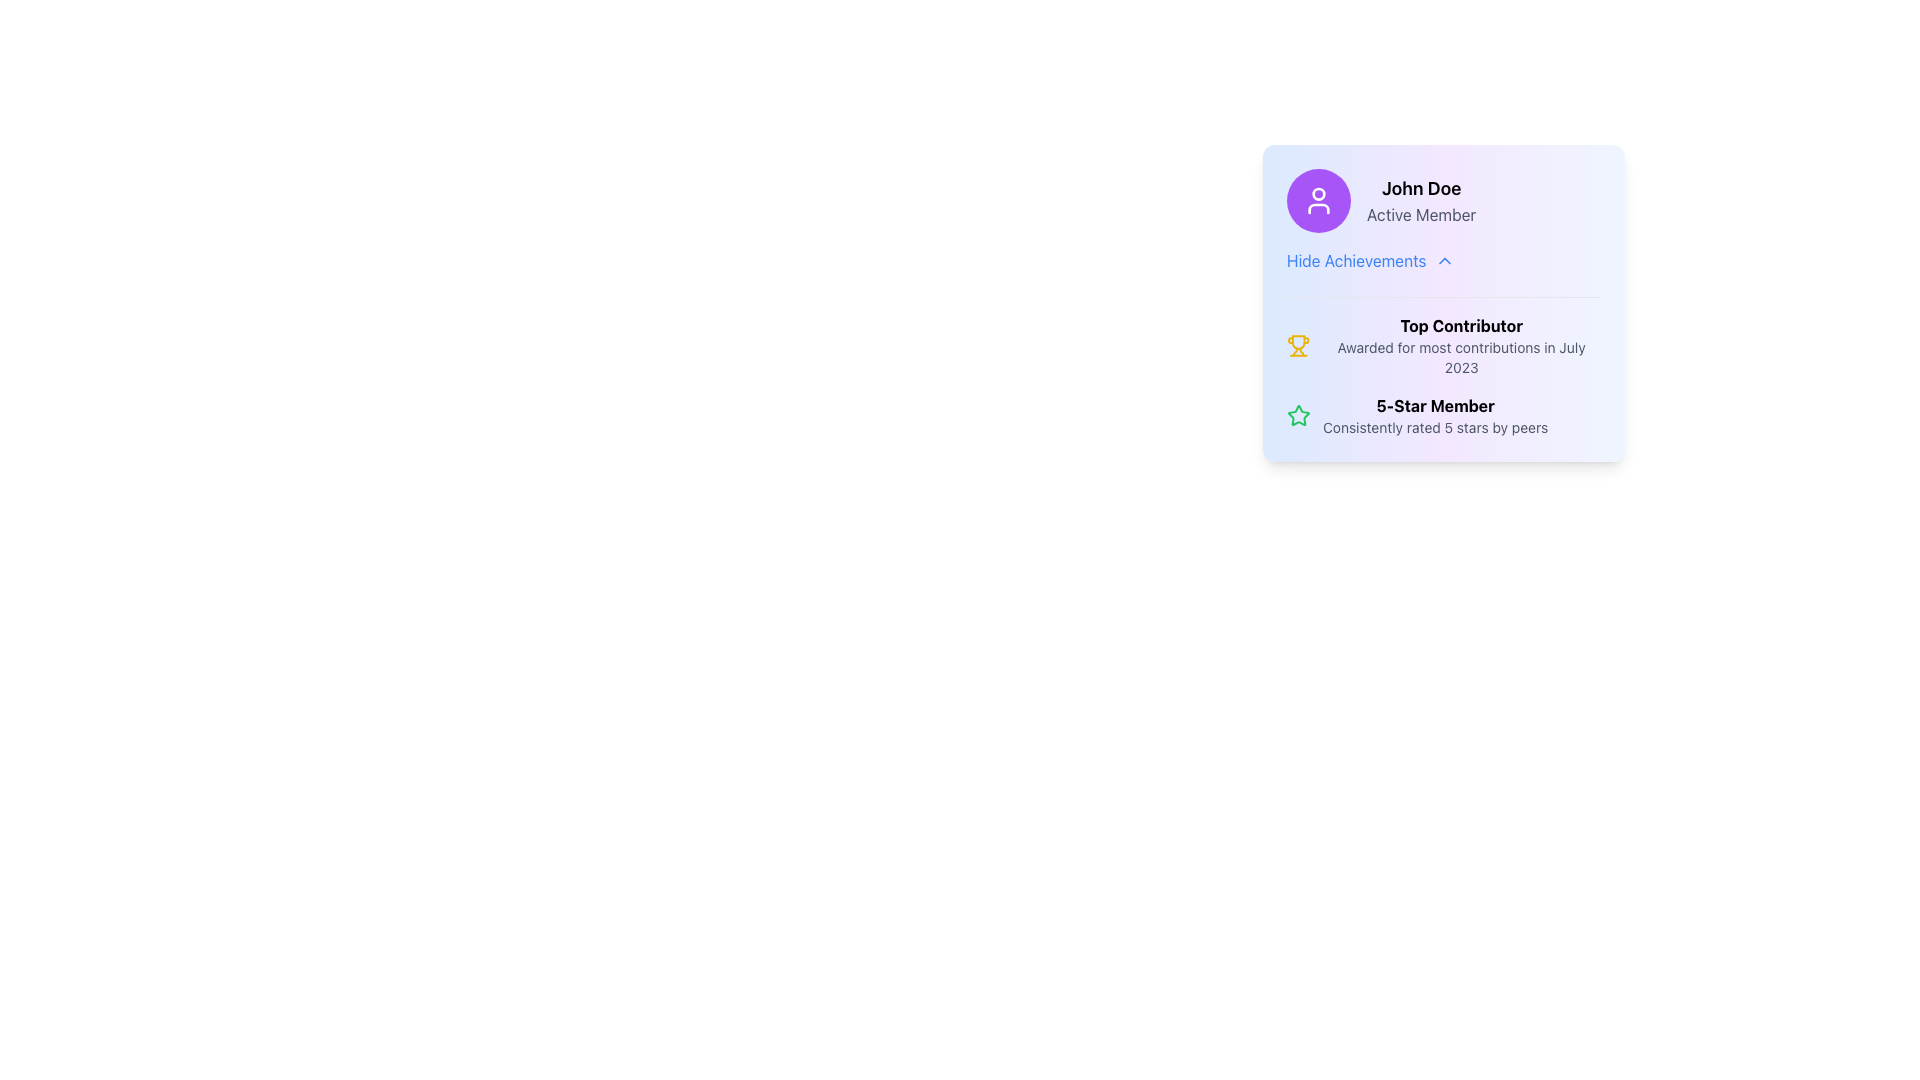 The height and width of the screenshot is (1080, 1920). What do you see at coordinates (1356, 260) in the screenshot?
I see `the 'Hide Achievements' text label, which is styled in blue with an underline hover effect, located under the user's name 'John Doe' within the profile card interface` at bounding box center [1356, 260].